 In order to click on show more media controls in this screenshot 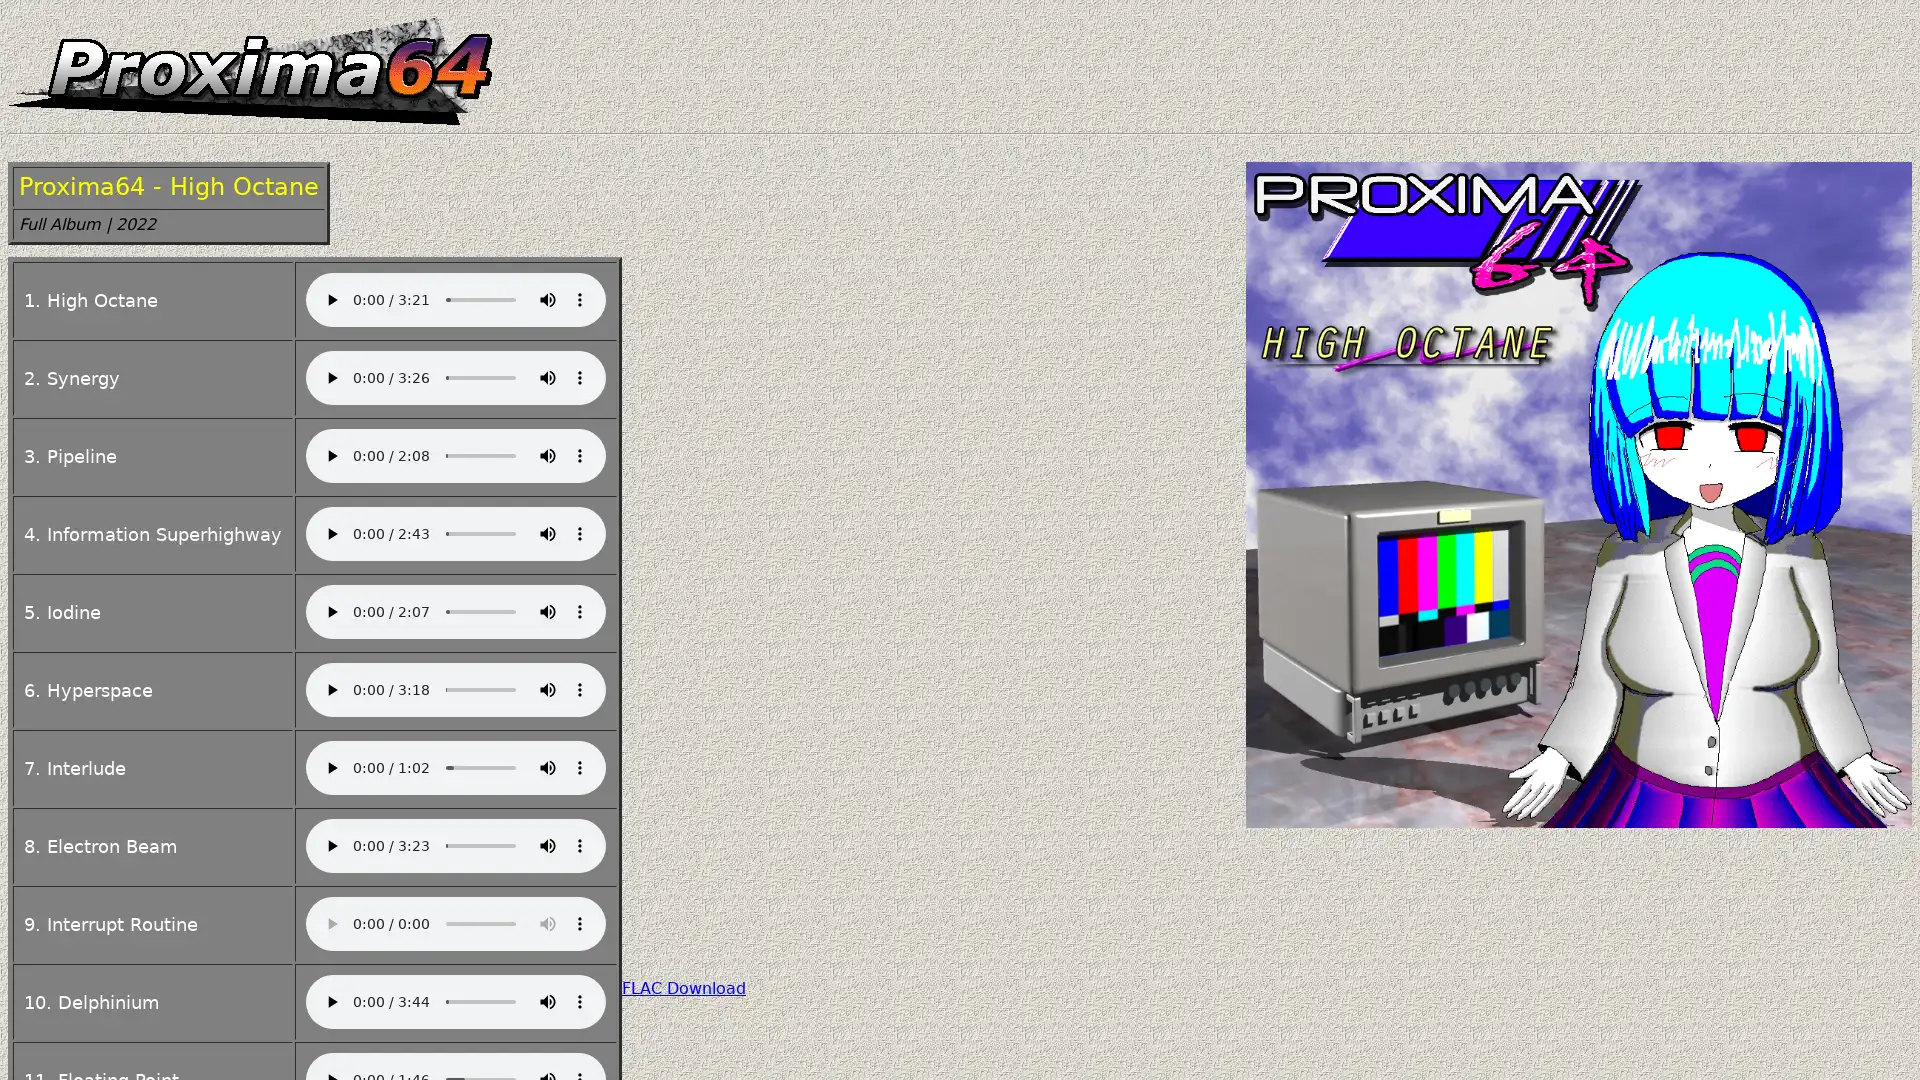, I will do `click(579, 532)`.